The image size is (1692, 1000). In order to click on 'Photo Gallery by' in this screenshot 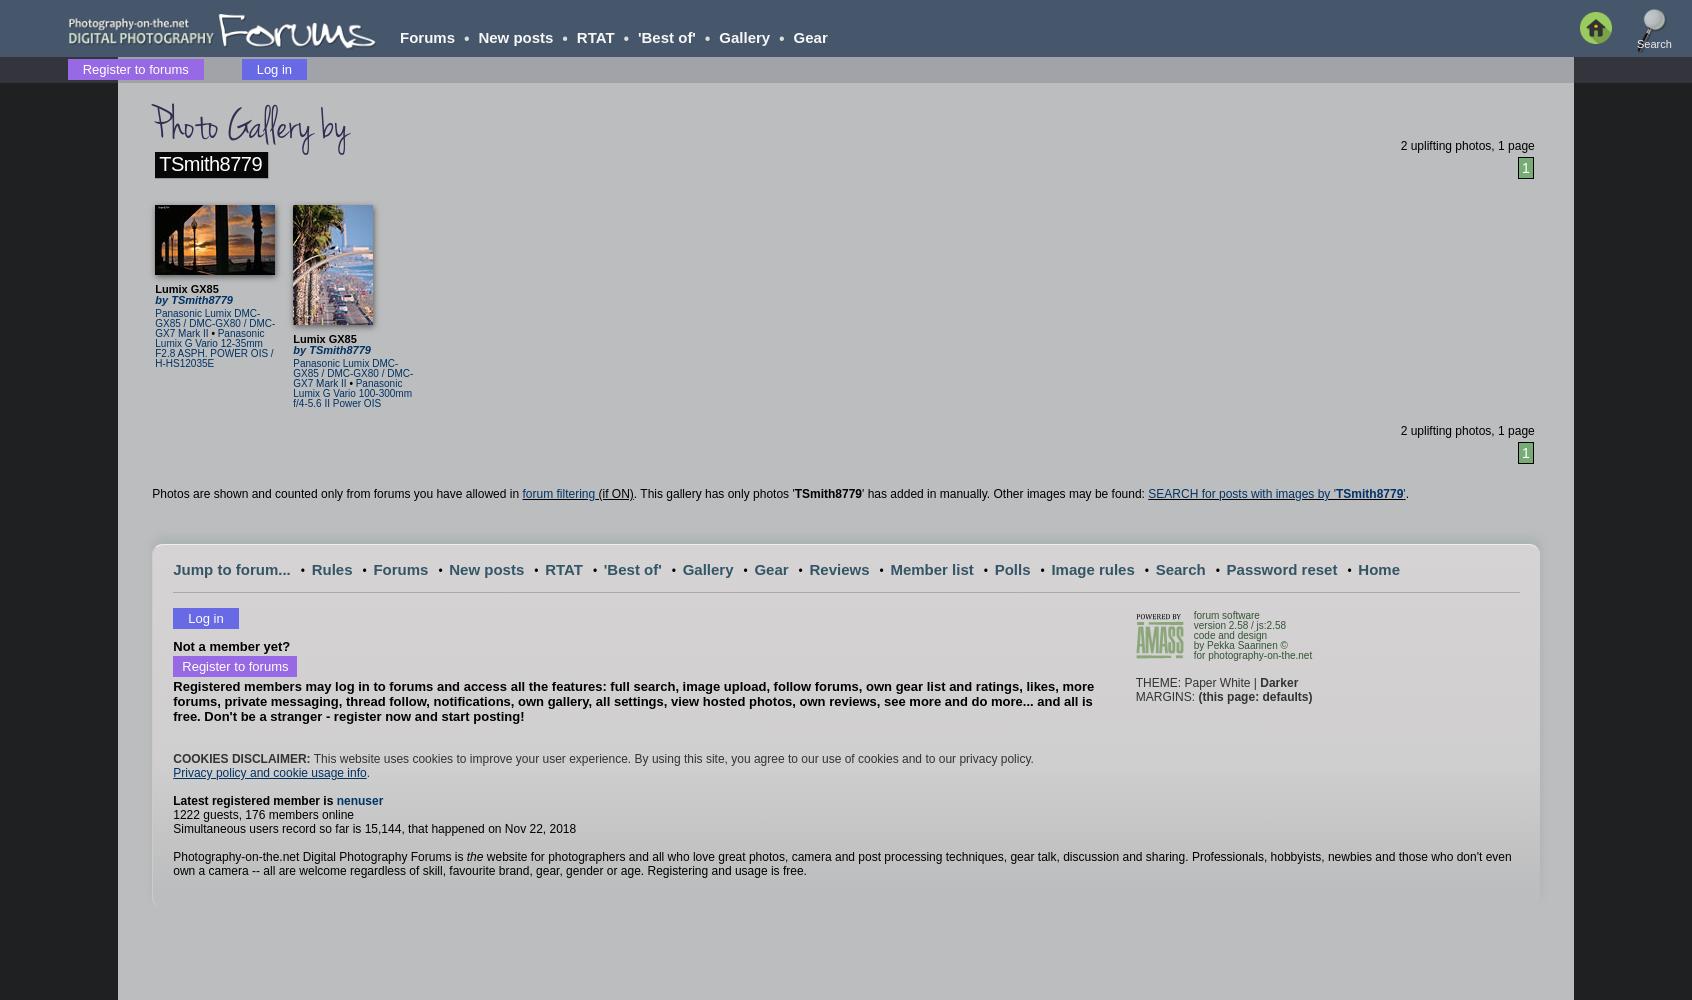, I will do `click(250, 126)`.